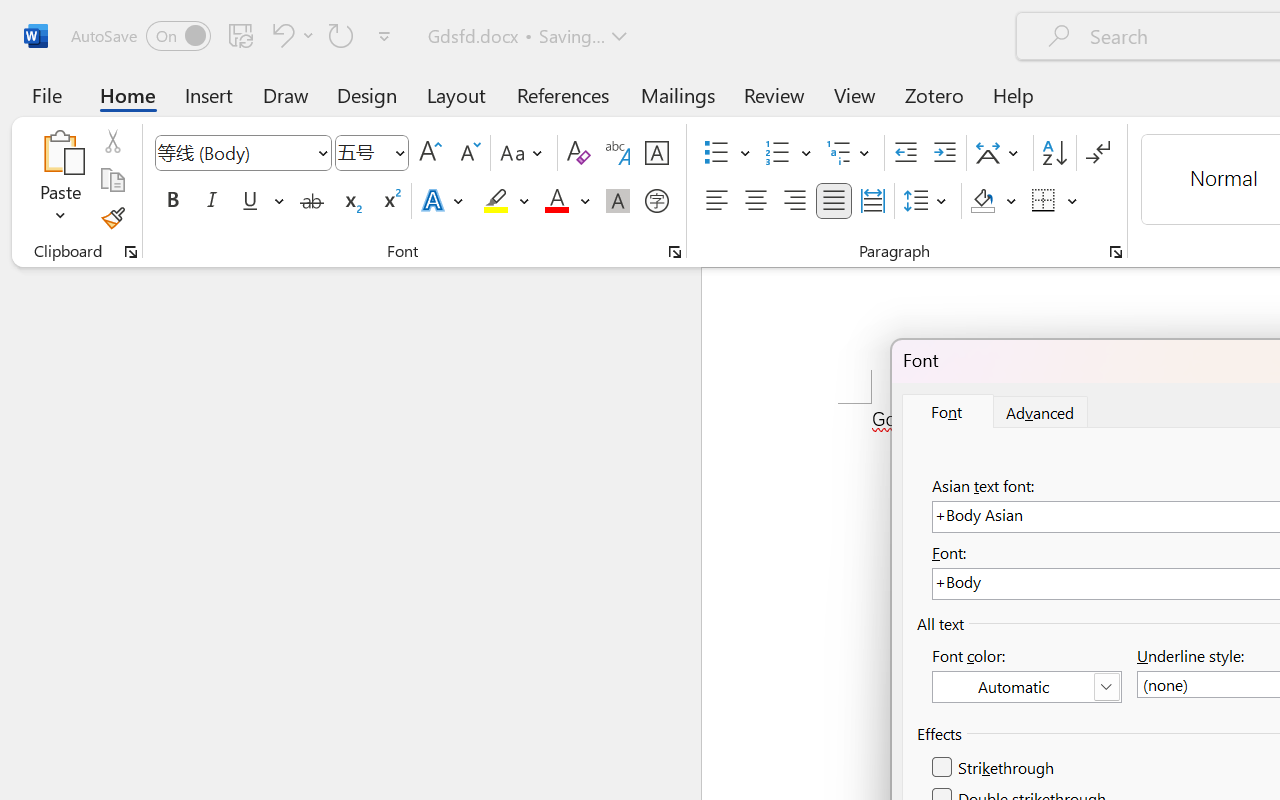 This screenshot has height=800, width=1280. What do you see at coordinates (675, 251) in the screenshot?
I see `'Font...'` at bounding box center [675, 251].